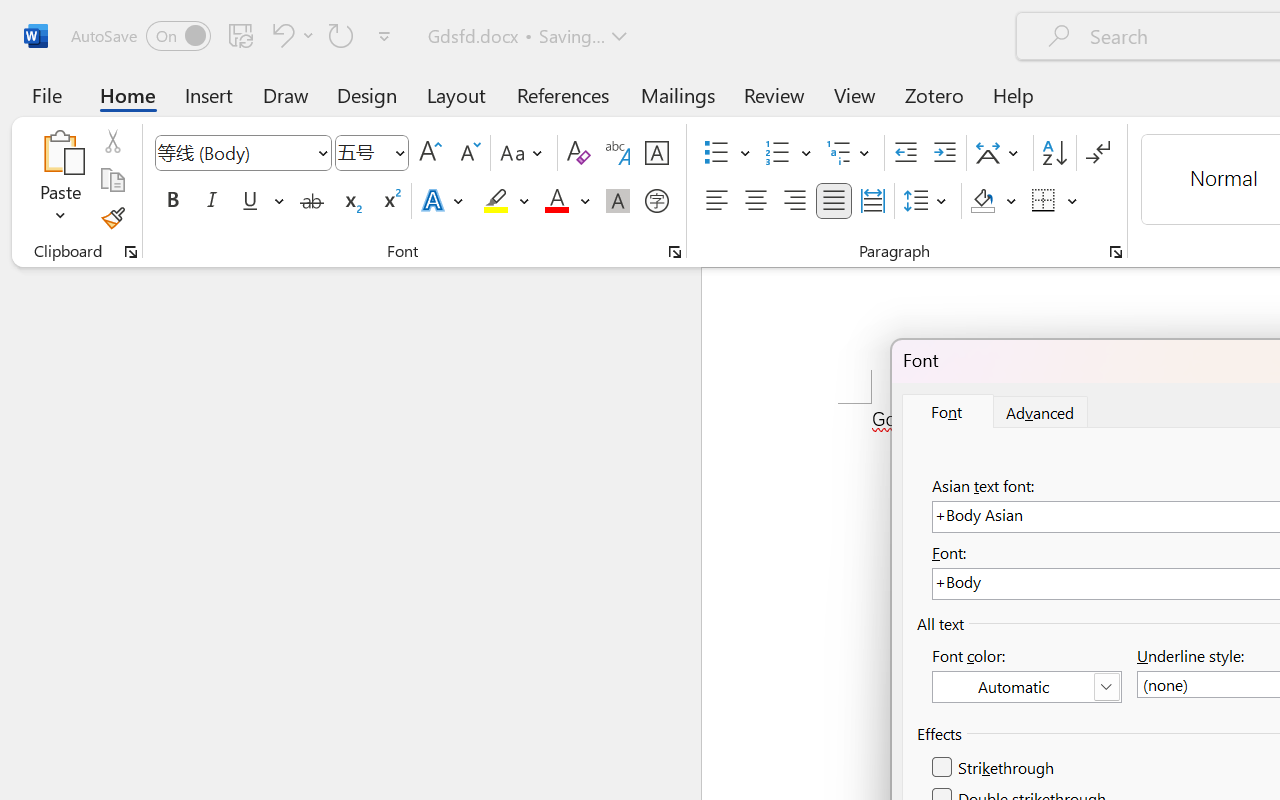 This screenshot has height=800, width=1280. What do you see at coordinates (675, 251) in the screenshot?
I see `'Font...'` at bounding box center [675, 251].